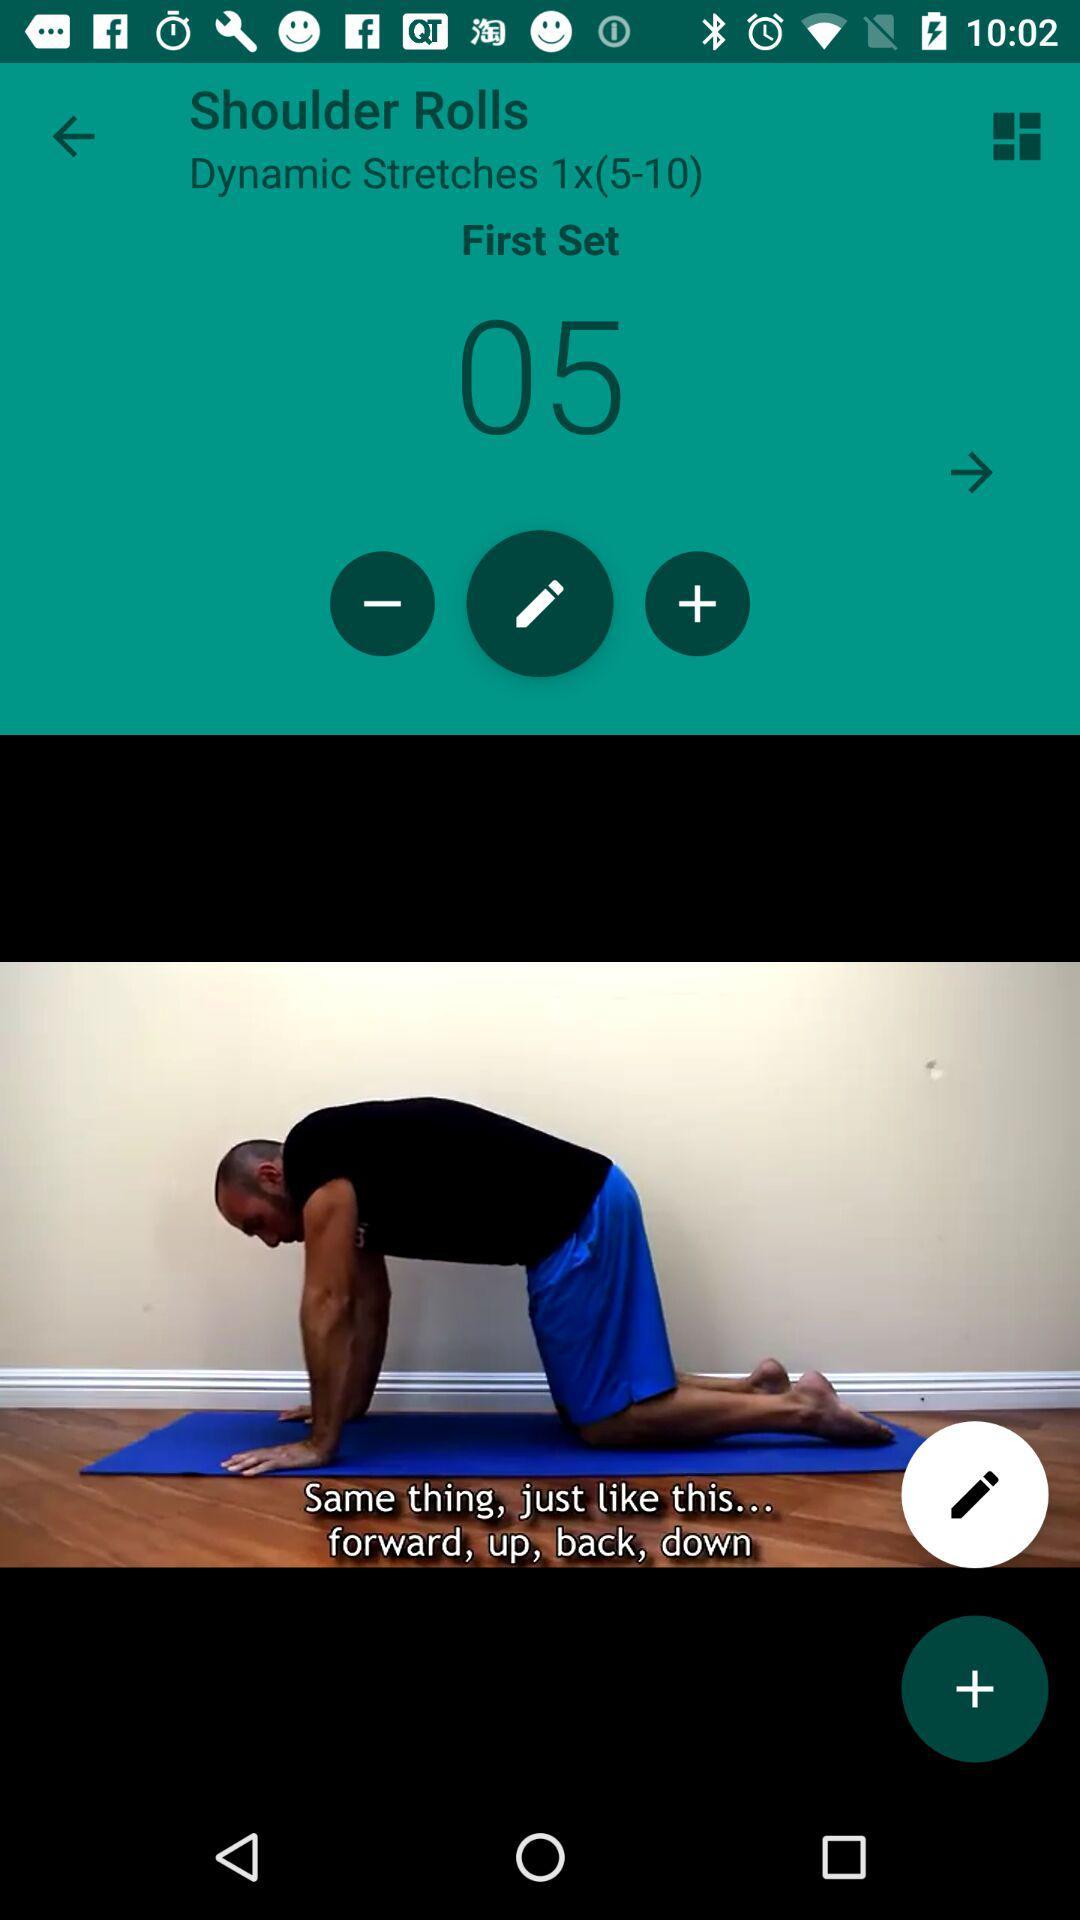  I want to click on edit pencil icon, so click(540, 602).